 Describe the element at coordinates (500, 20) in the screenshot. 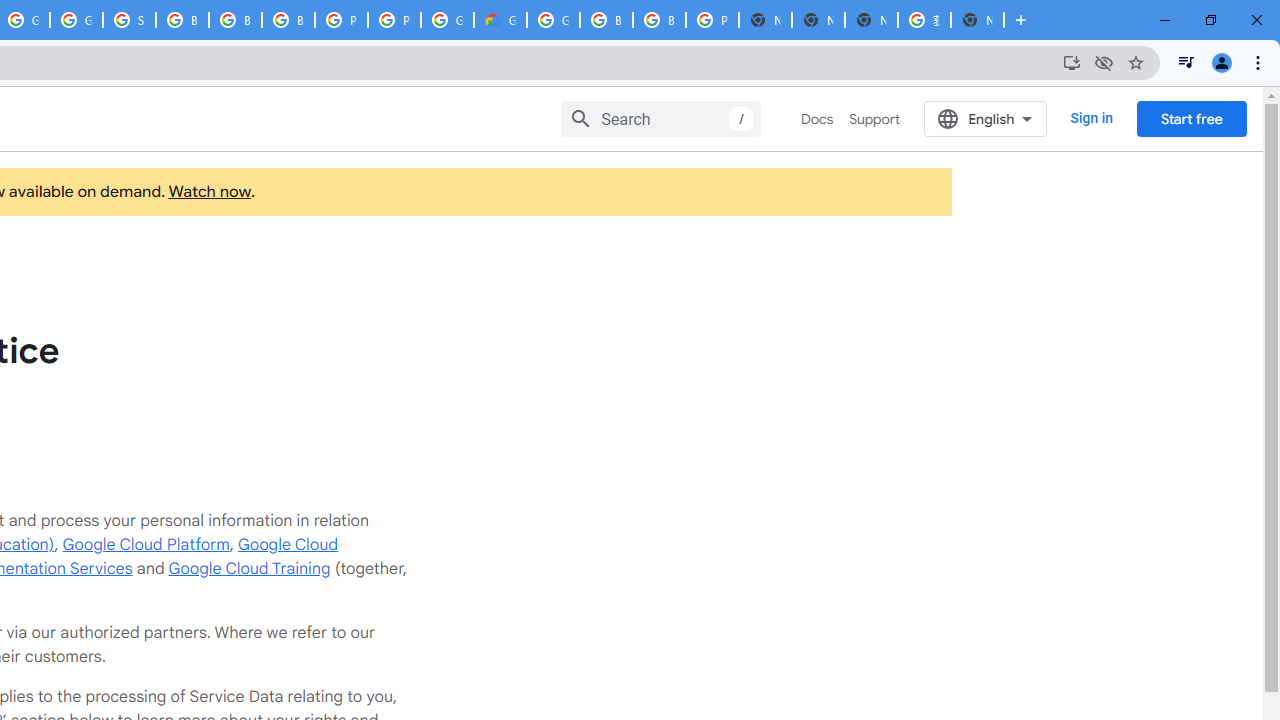

I see `'Google Cloud Estimate Summary'` at that location.